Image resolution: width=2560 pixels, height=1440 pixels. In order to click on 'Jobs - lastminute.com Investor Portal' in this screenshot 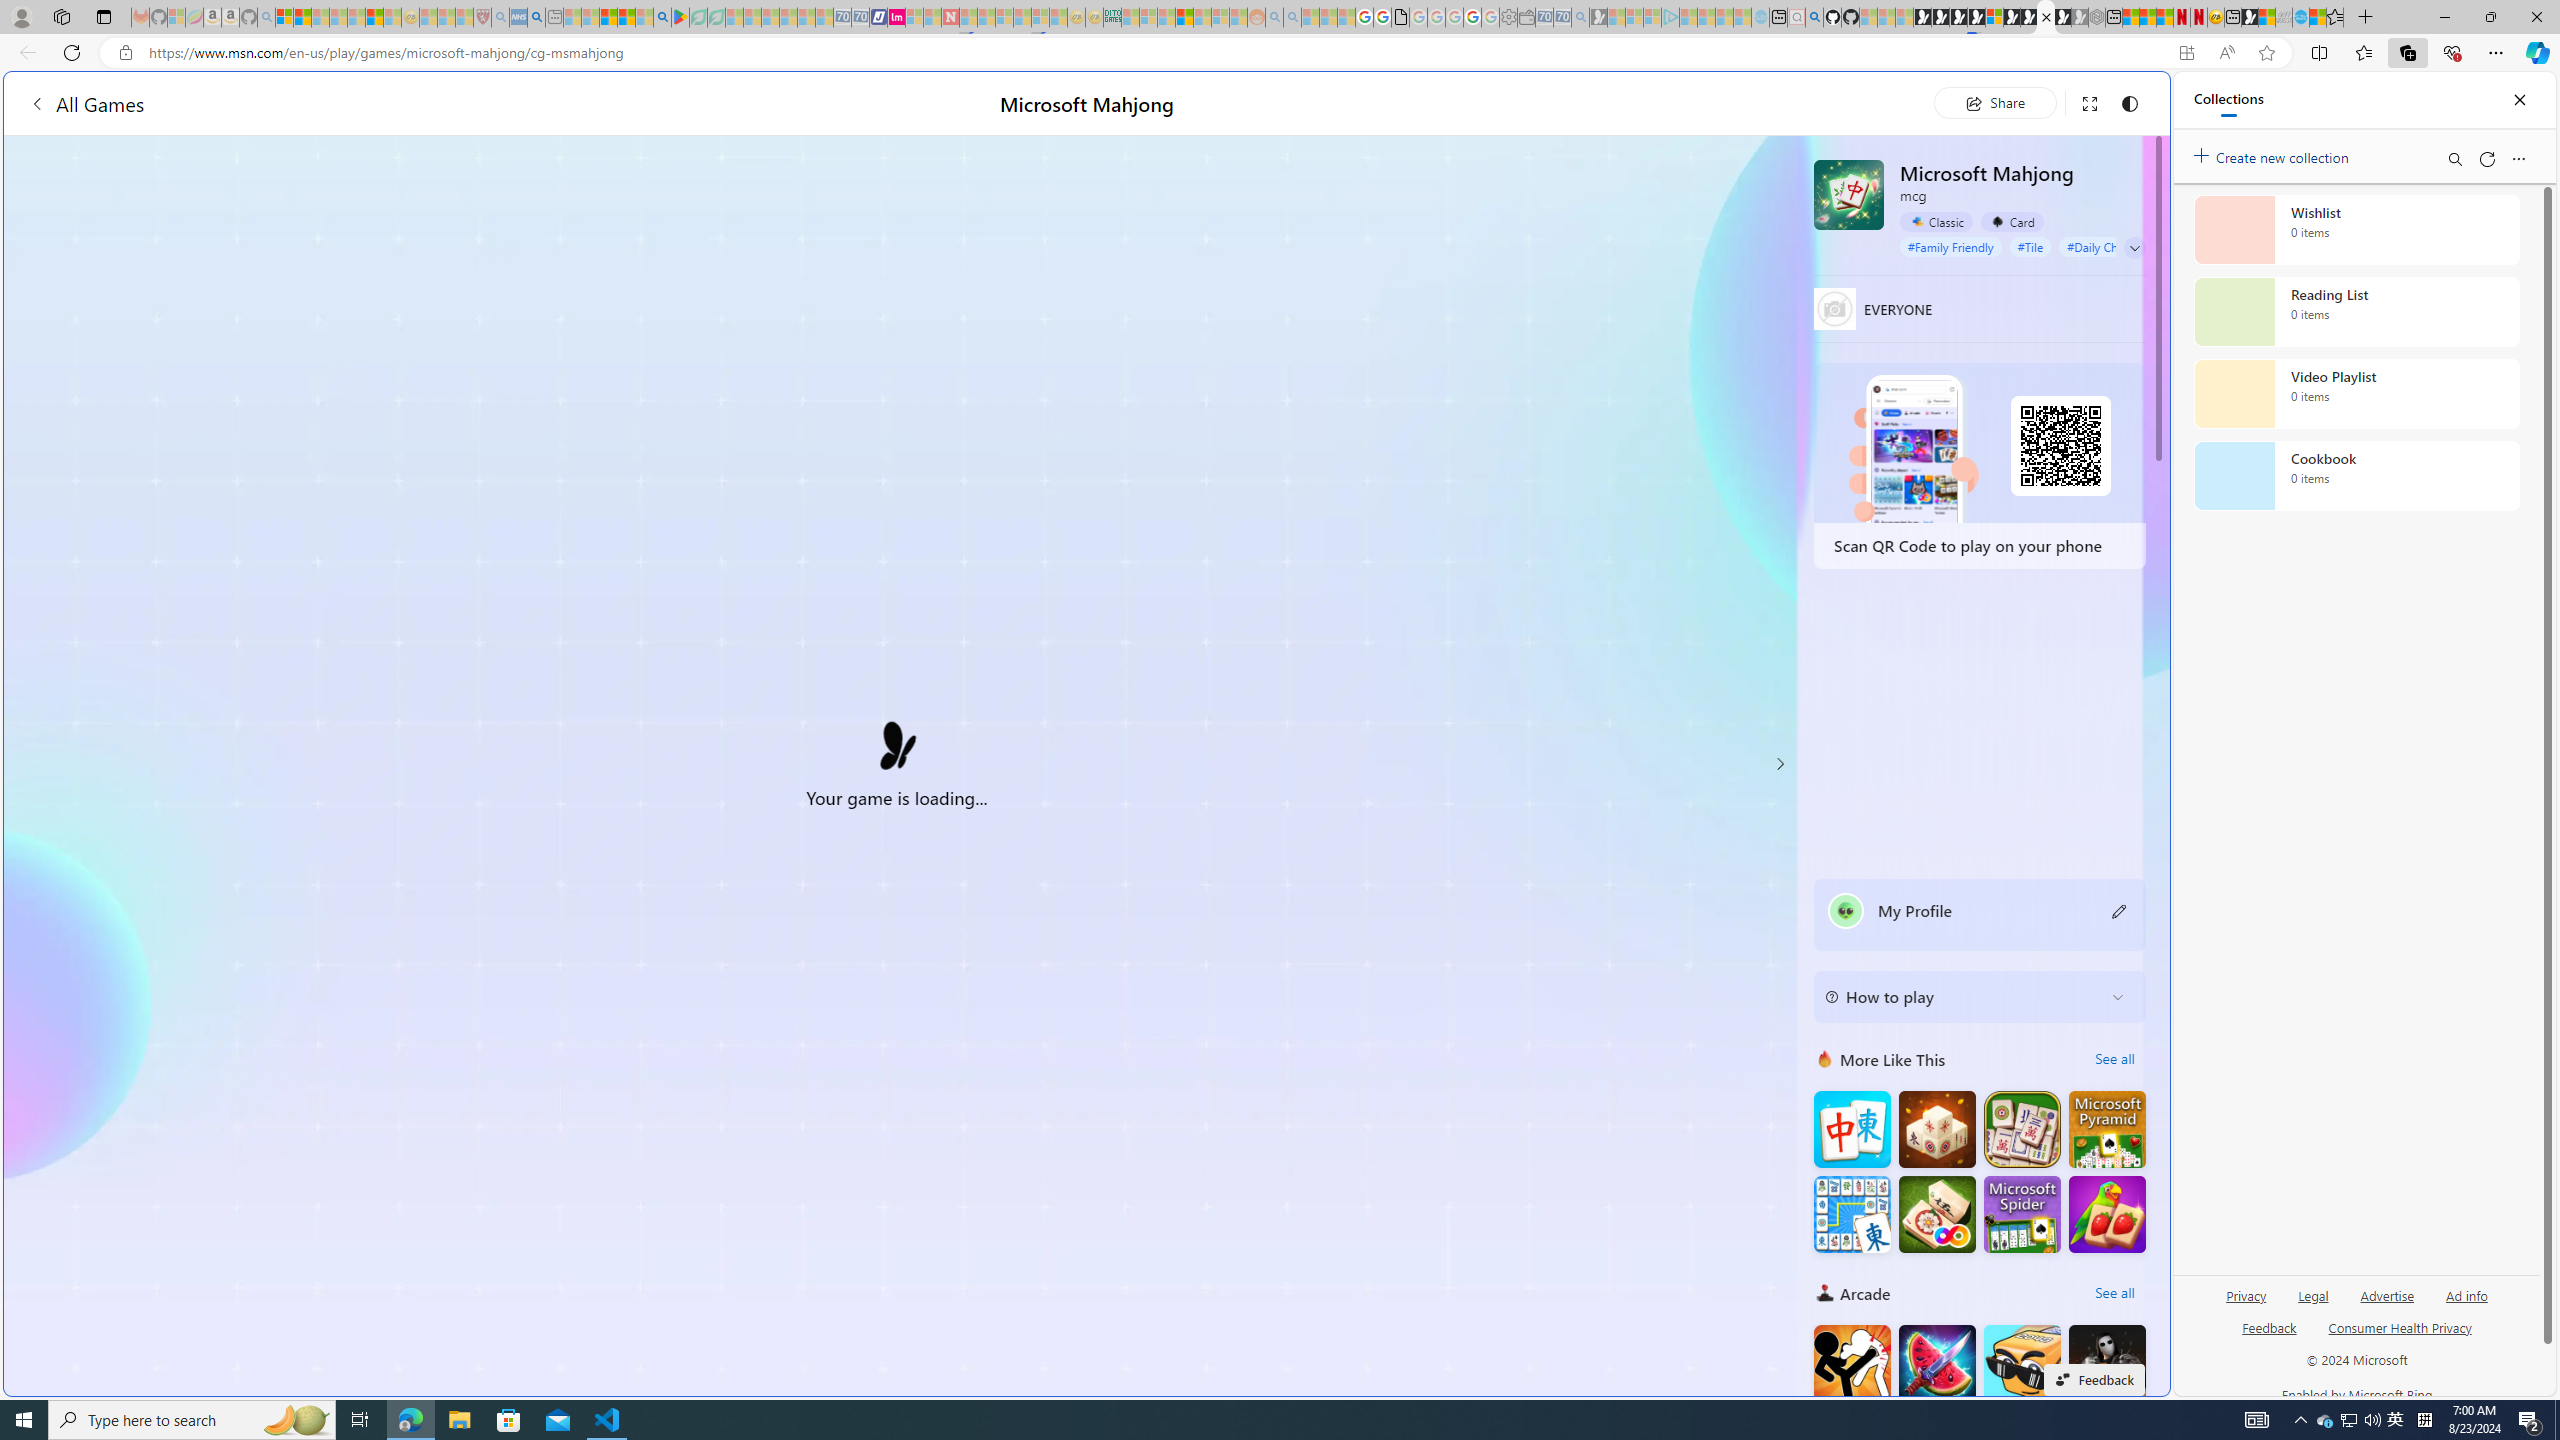, I will do `click(896, 16)`.